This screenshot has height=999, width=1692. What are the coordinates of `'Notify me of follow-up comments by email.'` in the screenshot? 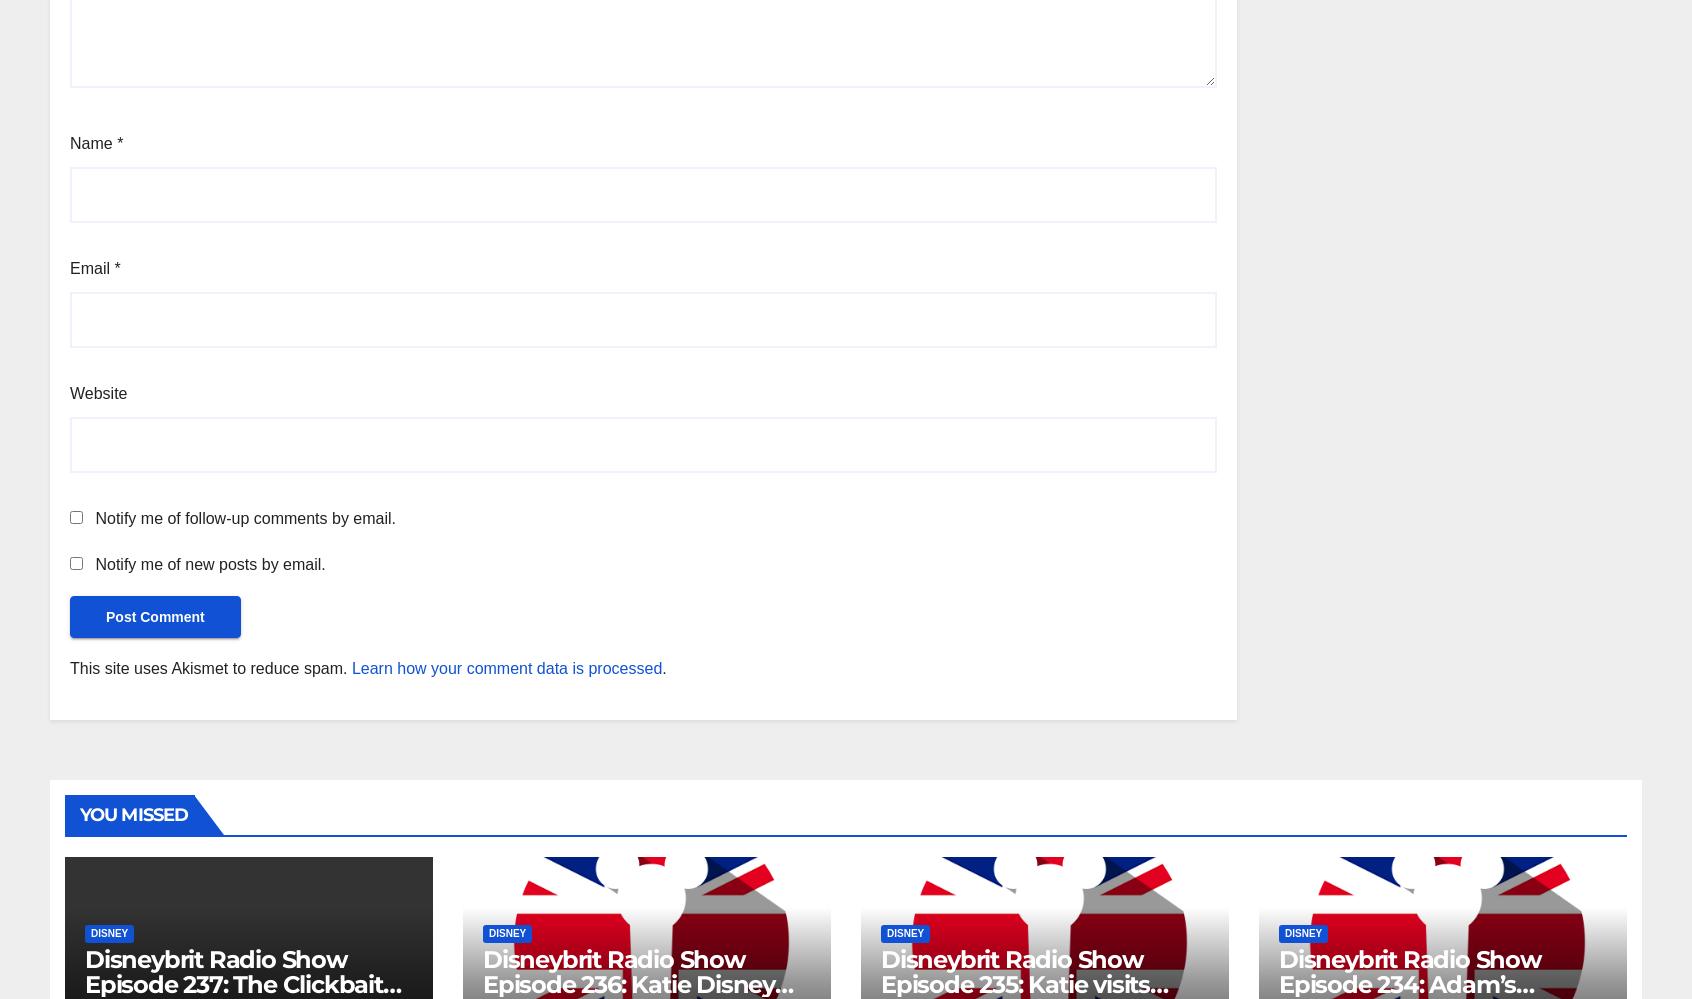 It's located at (245, 516).